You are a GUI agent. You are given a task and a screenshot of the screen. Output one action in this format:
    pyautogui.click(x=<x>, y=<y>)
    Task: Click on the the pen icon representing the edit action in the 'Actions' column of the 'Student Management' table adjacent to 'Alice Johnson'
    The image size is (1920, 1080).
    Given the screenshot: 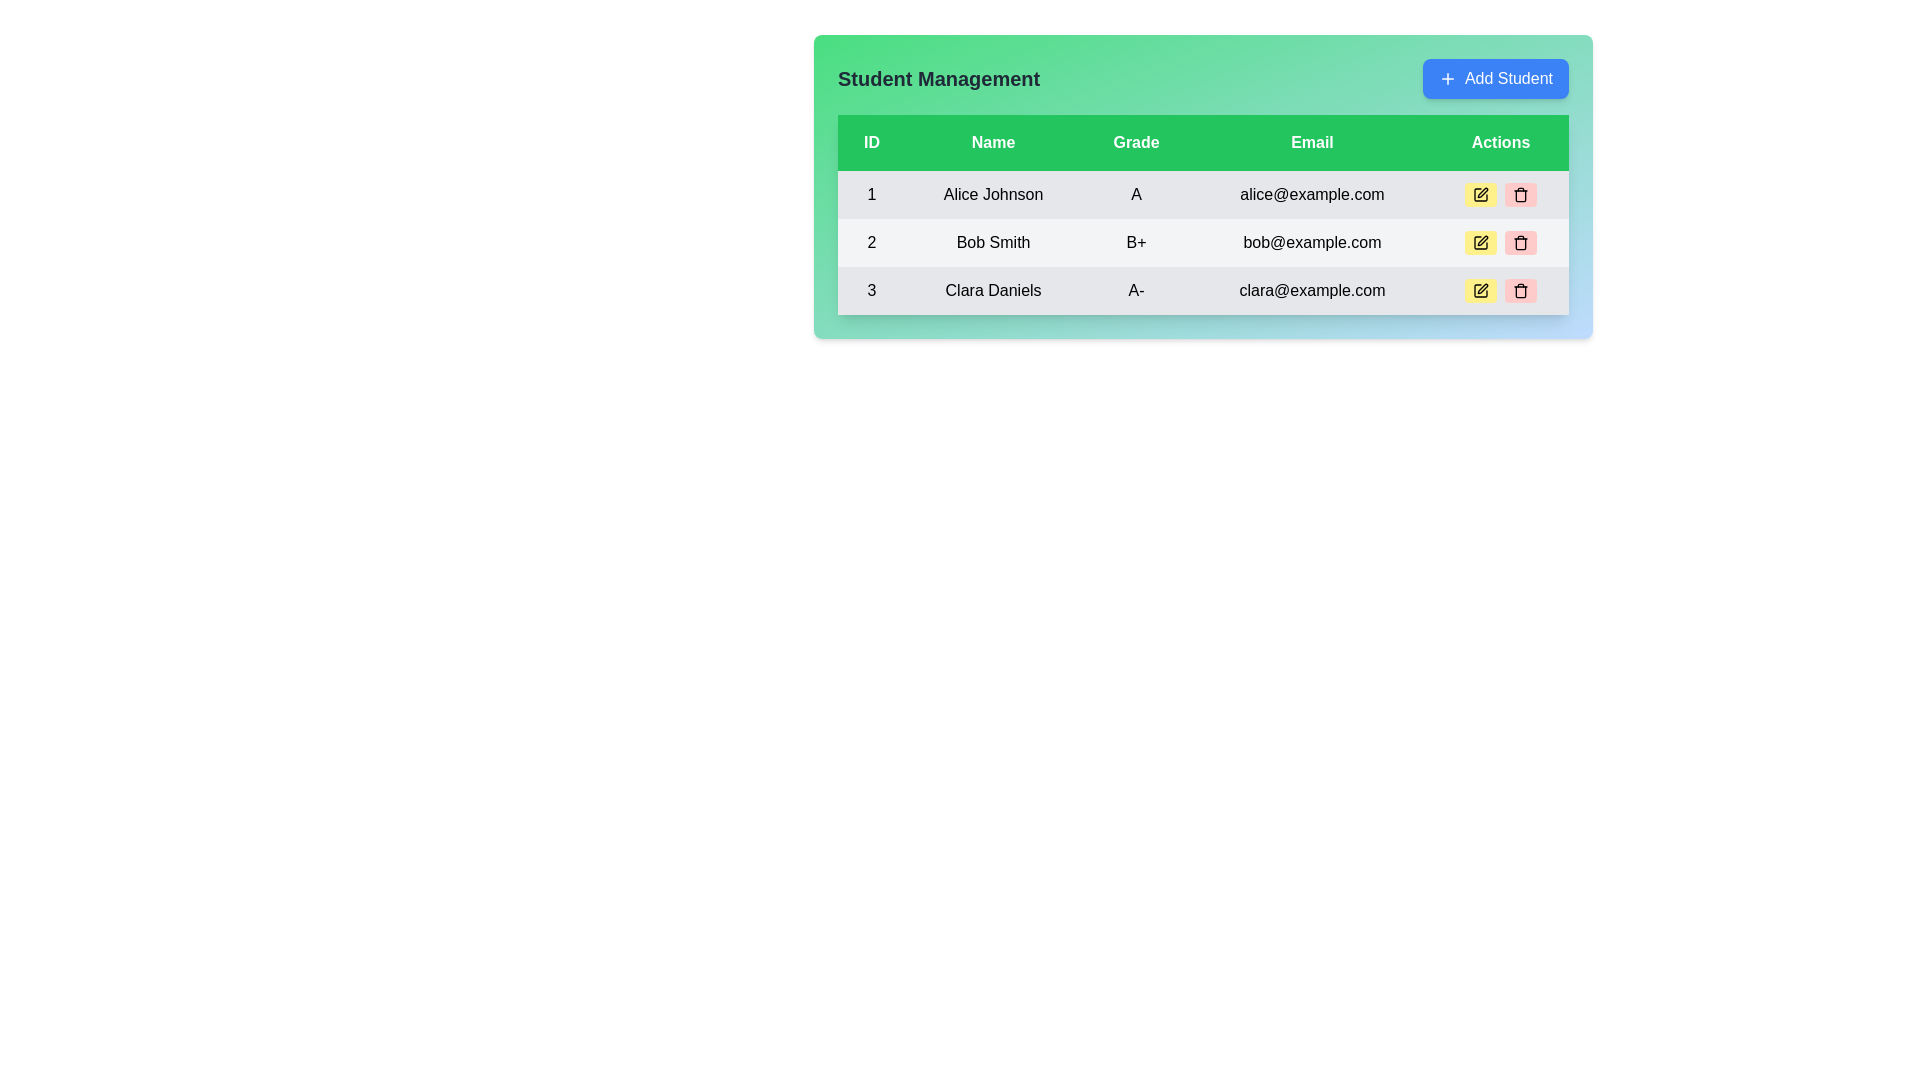 What is the action you would take?
    pyautogui.click(x=1483, y=192)
    